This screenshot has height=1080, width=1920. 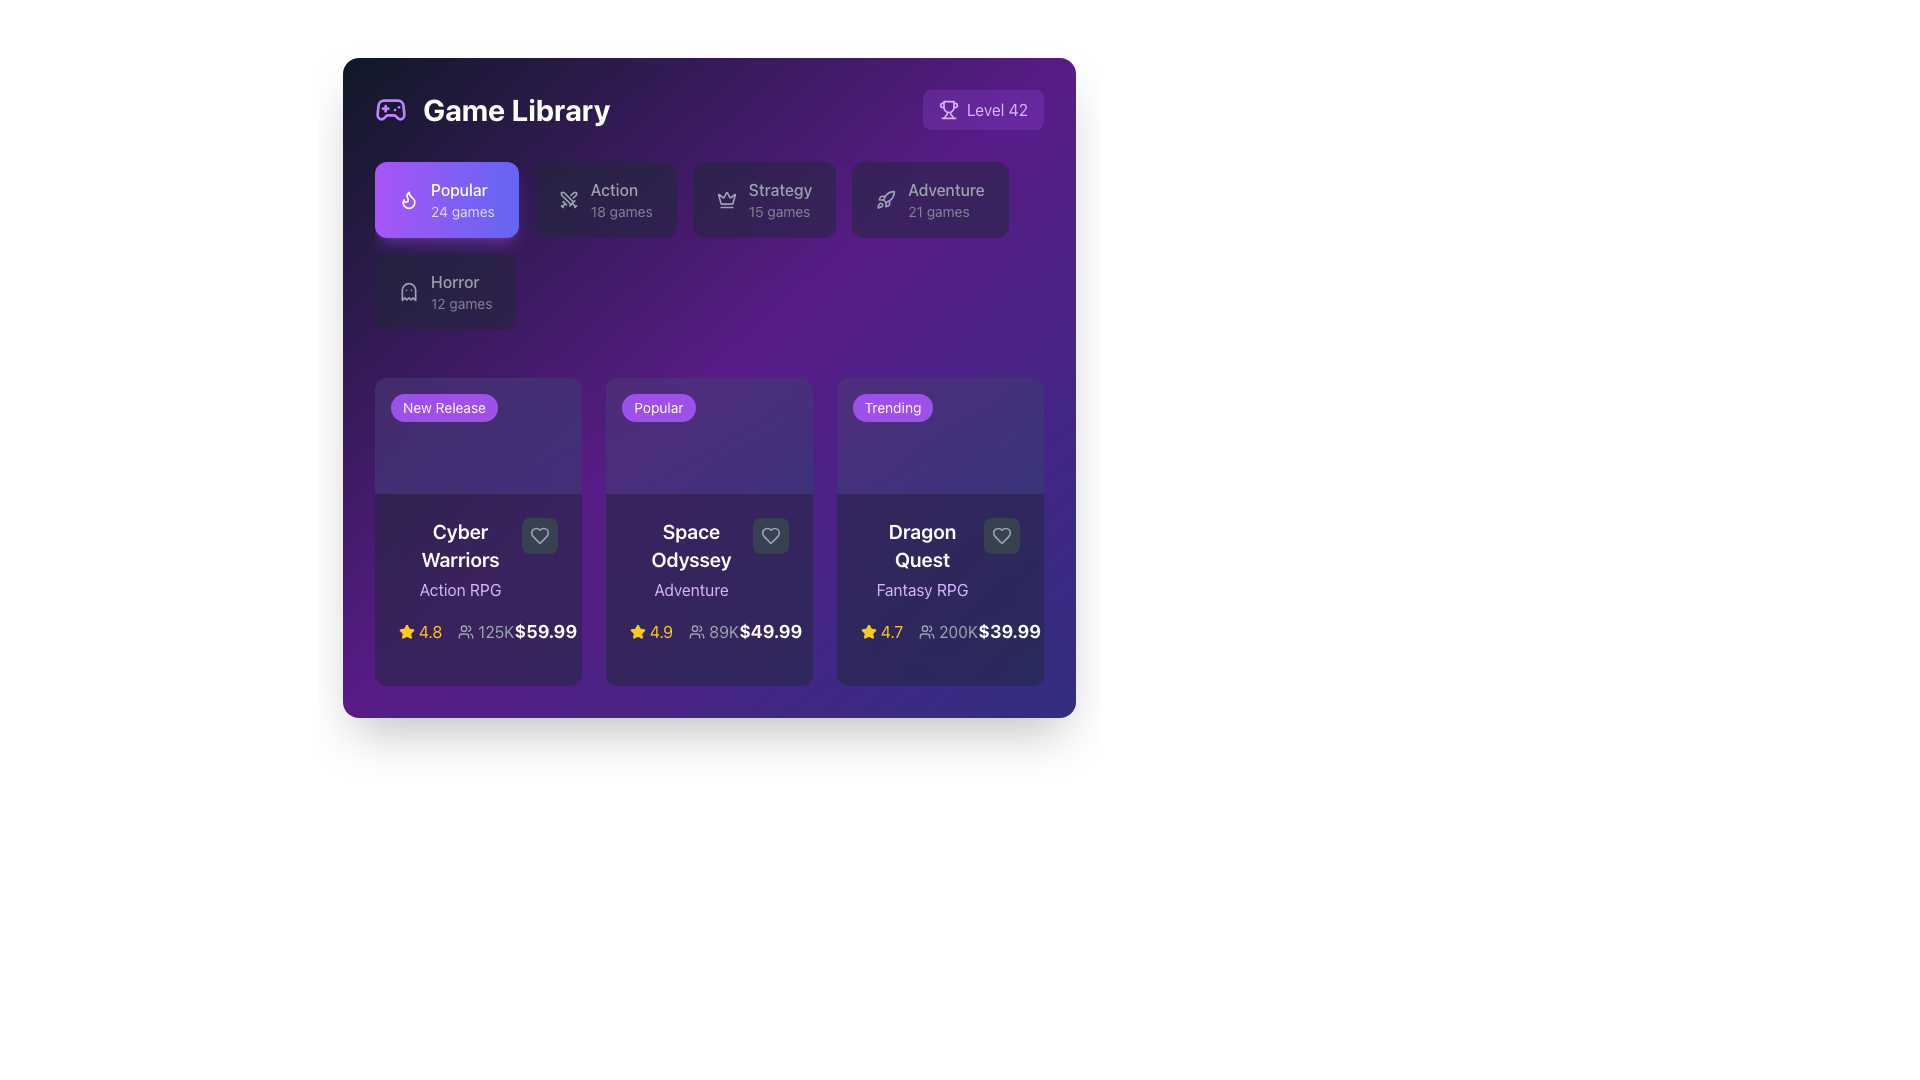 What do you see at coordinates (407, 200) in the screenshot?
I see `the flame icon representing 'popularity' located in the left-side navigation bar next to the 'Popular' tab` at bounding box center [407, 200].